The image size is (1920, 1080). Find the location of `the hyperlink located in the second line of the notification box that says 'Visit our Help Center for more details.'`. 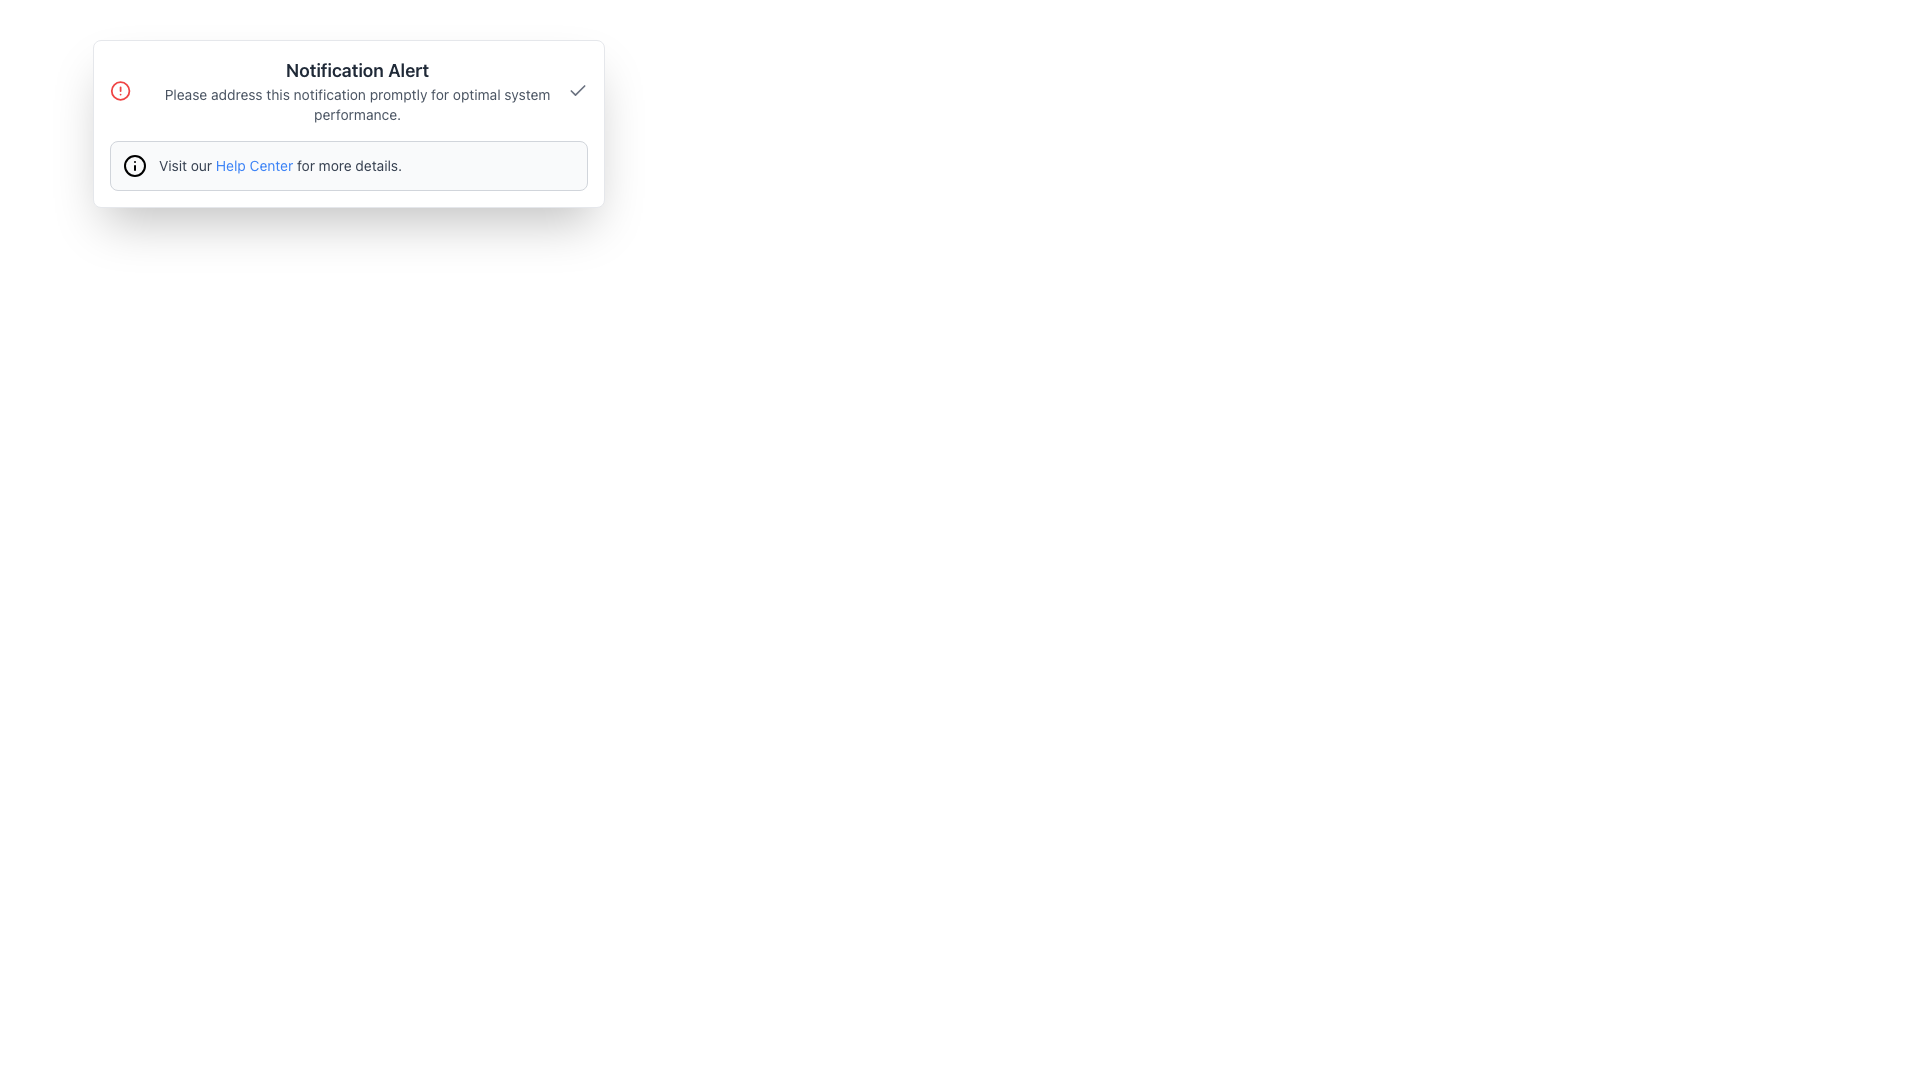

the hyperlink located in the second line of the notification box that says 'Visit our Help Center for more details.' is located at coordinates (253, 164).